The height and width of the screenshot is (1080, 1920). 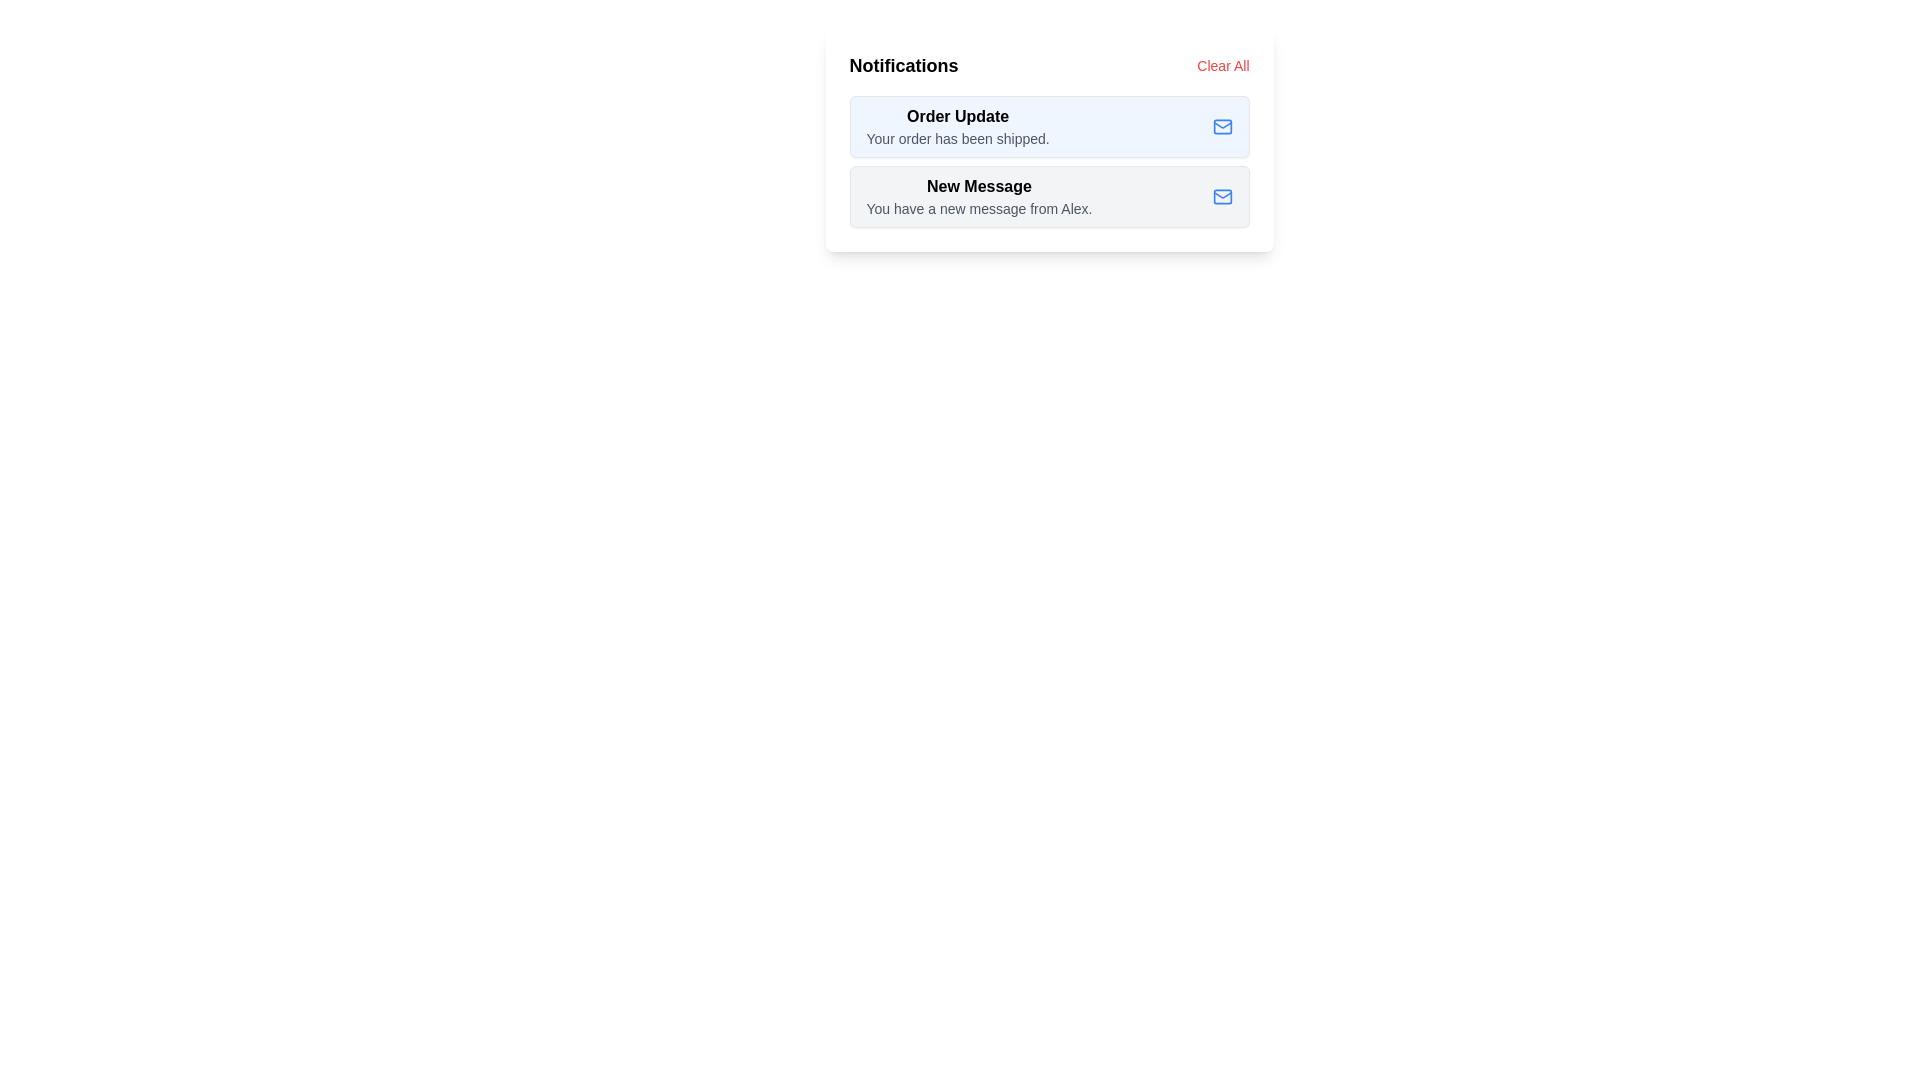 What do you see at coordinates (957, 116) in the screenshot?
I see `the static text element styled as a heading within the notification card that summarizes the content of the notification, located under the header 'Notifications'` at bounding box center [957, 116].